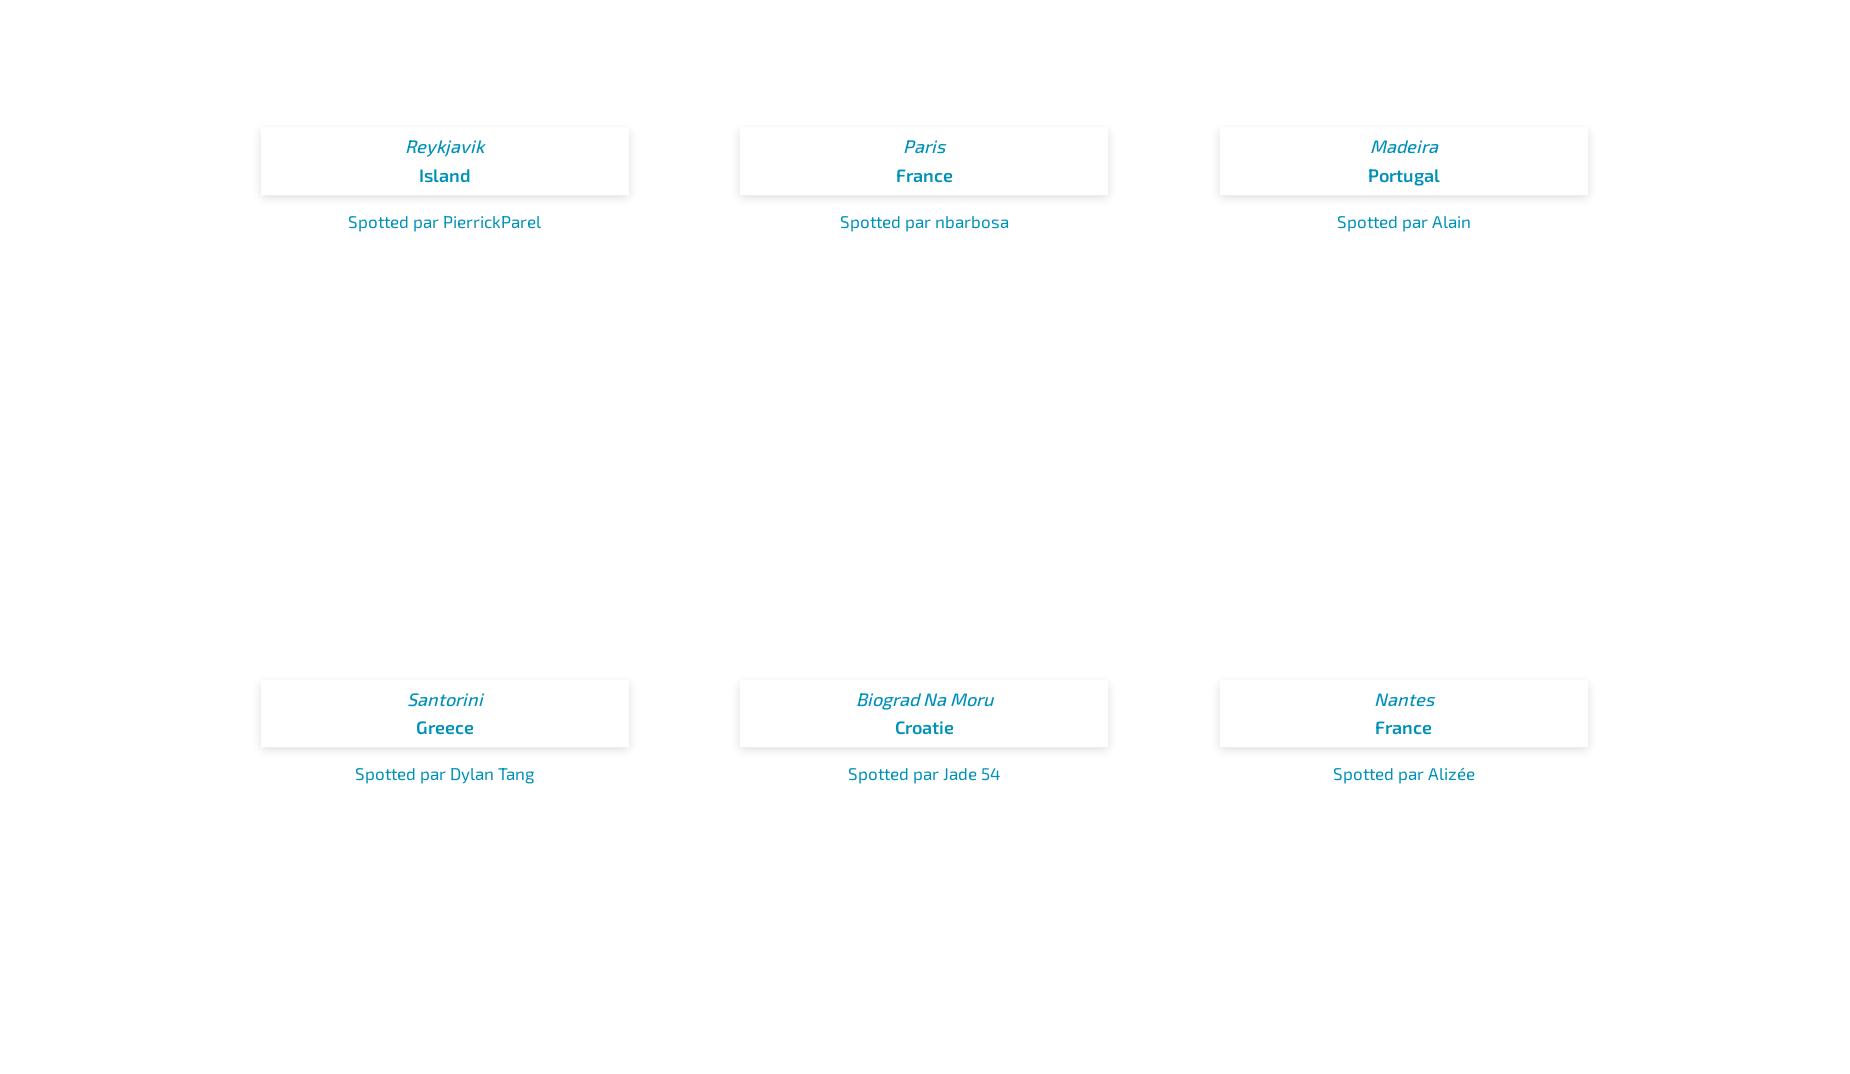 The height and width of the screenshot is (1074, 1850). What do you see at coordinates (923, 696) in the screenshot?
I see `'Biograd Na Moru'` at bounding box center [923, 696].